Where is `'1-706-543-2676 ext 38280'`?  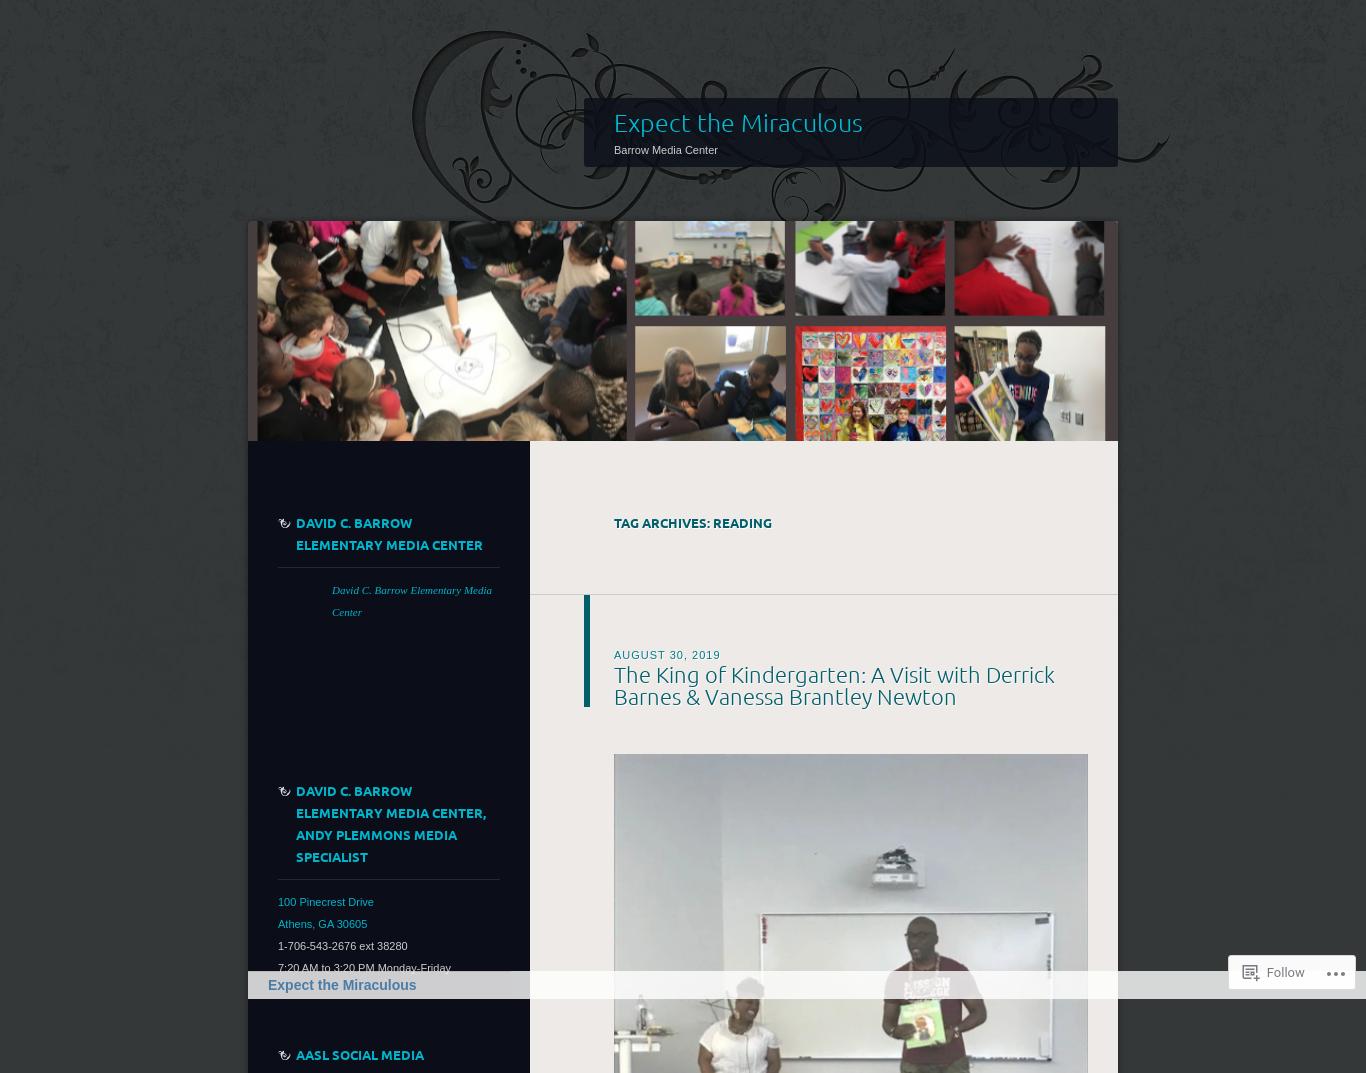 '1-706-543-2676 ext 38280' is located at coordinates (342, 944).